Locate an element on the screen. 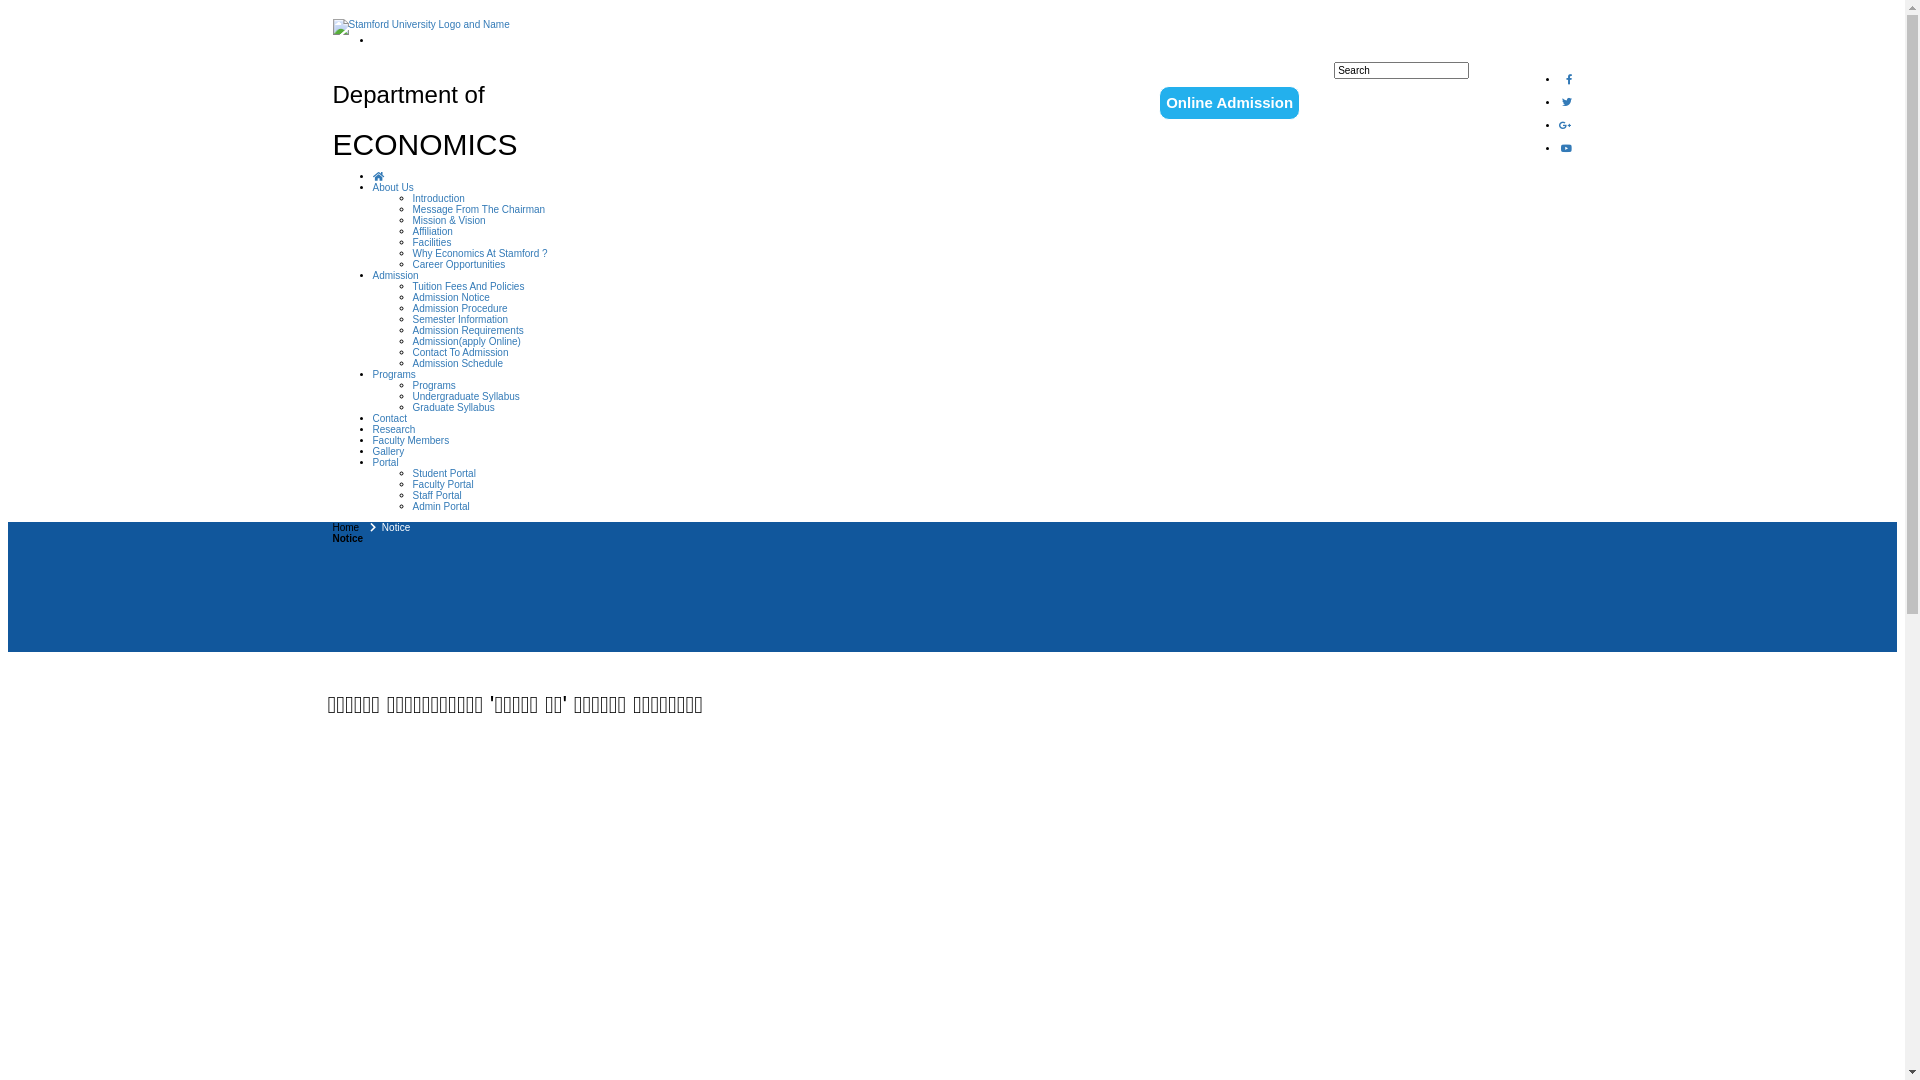 This screenshot has width=1920, height=1080. 'About Us' is located at coordinates (372, 187).